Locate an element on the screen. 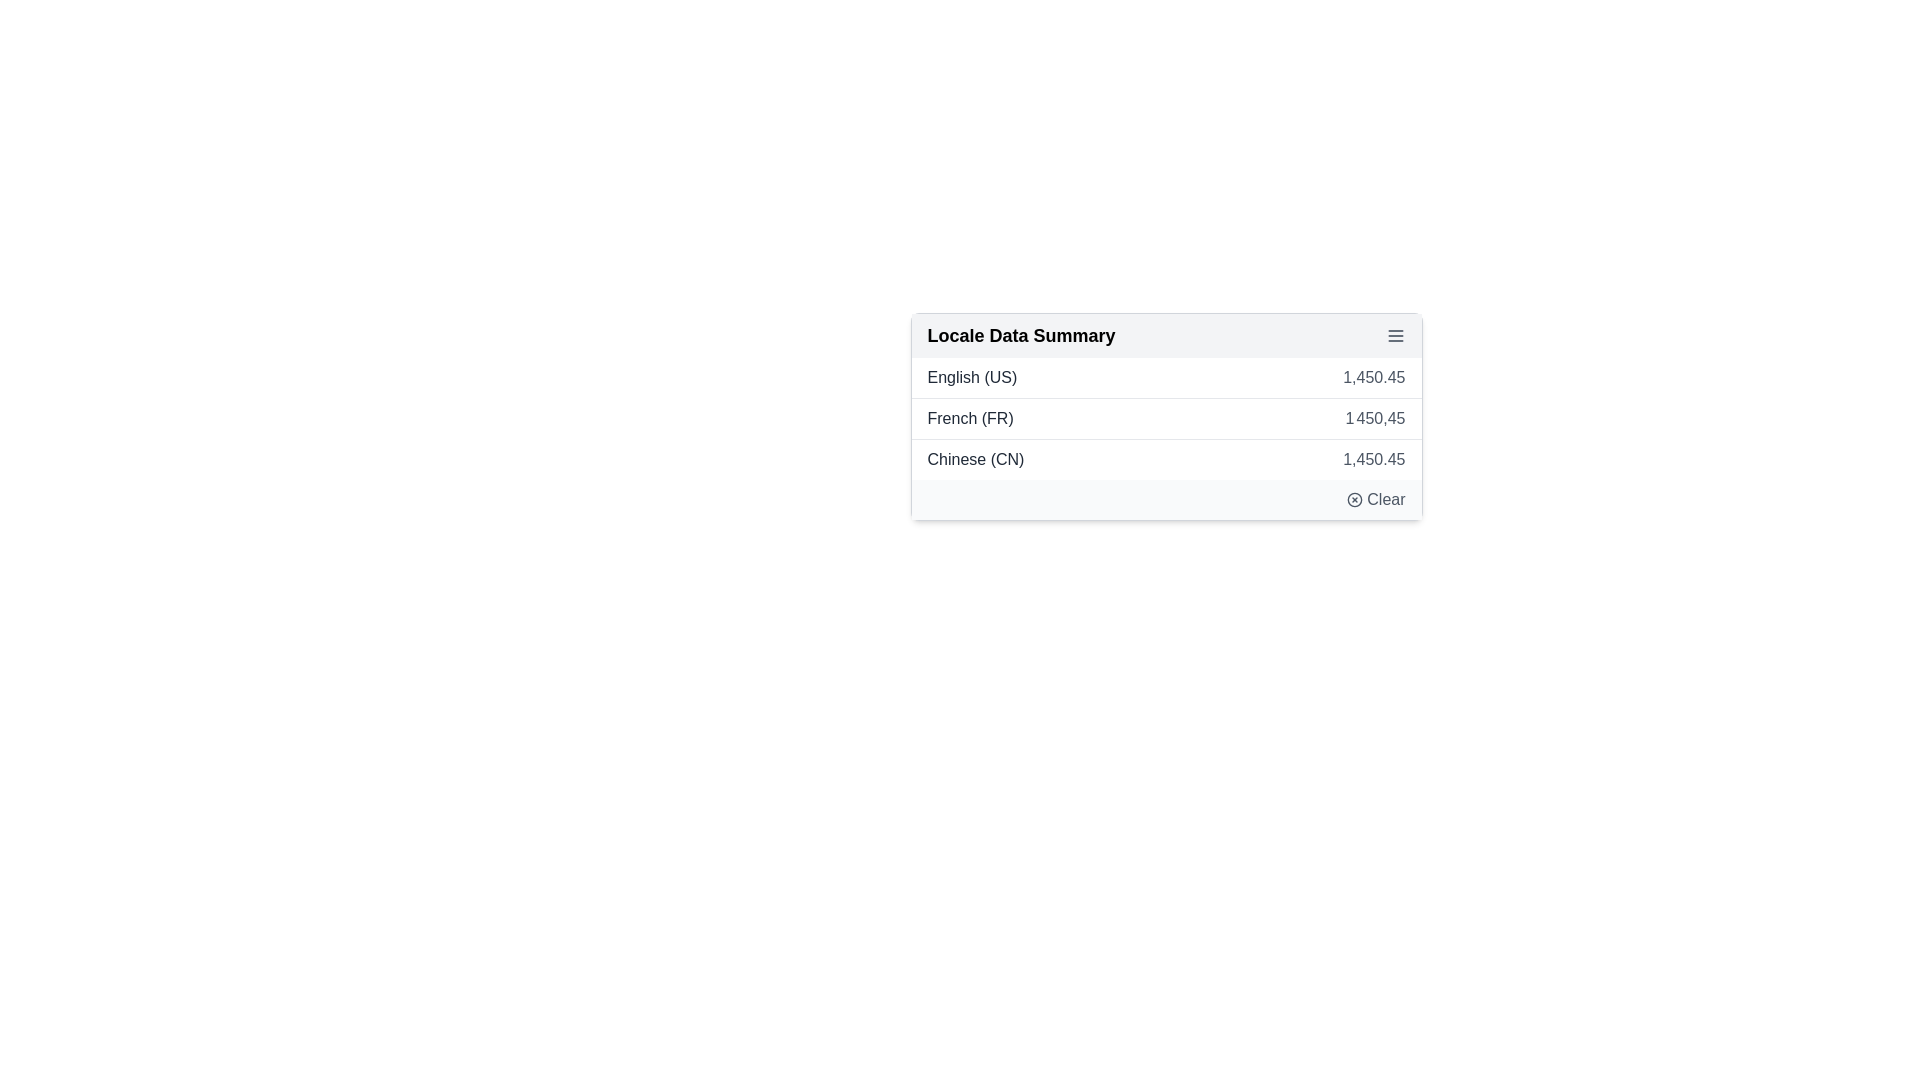 This screenshot has width=1920, height=1080. the clear data button located at the bottom-right of the 'Locale Data Summary' box to clear certain data or fields is located at coordinates (1166, 499).